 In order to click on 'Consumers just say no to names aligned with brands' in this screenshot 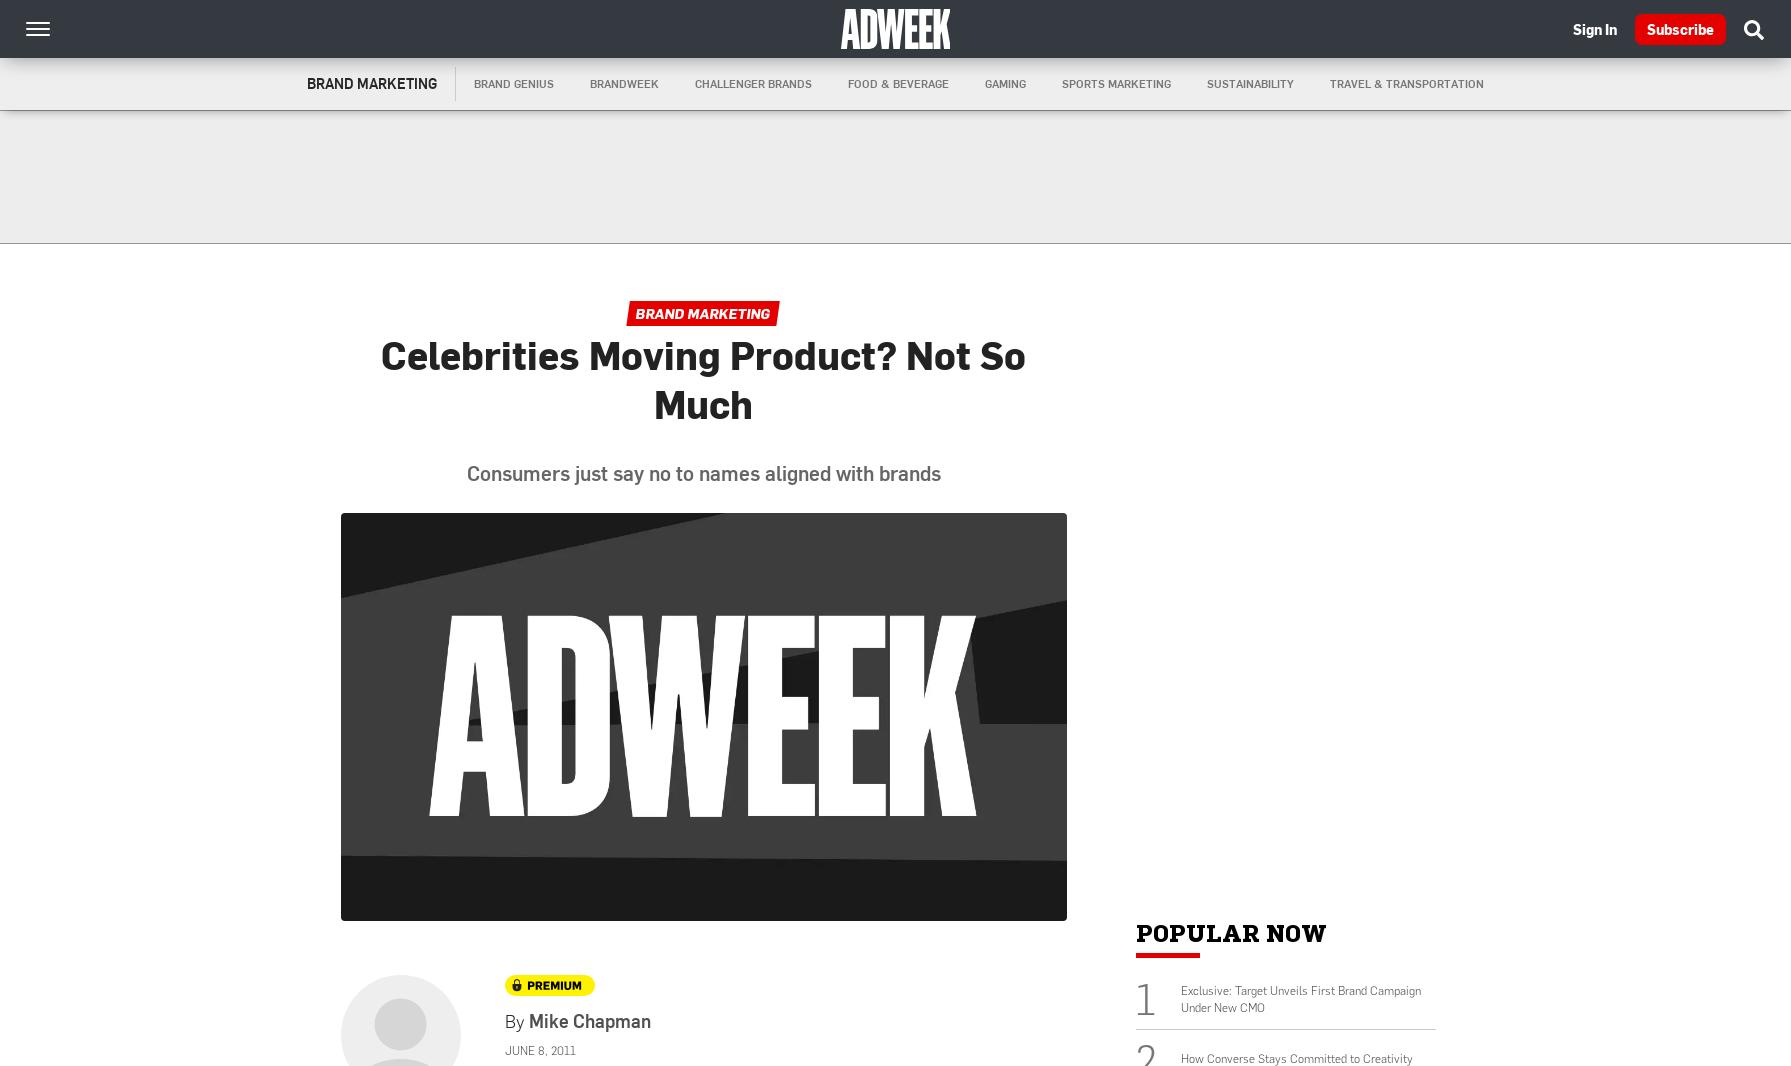, I will do `click(702, 472)`.